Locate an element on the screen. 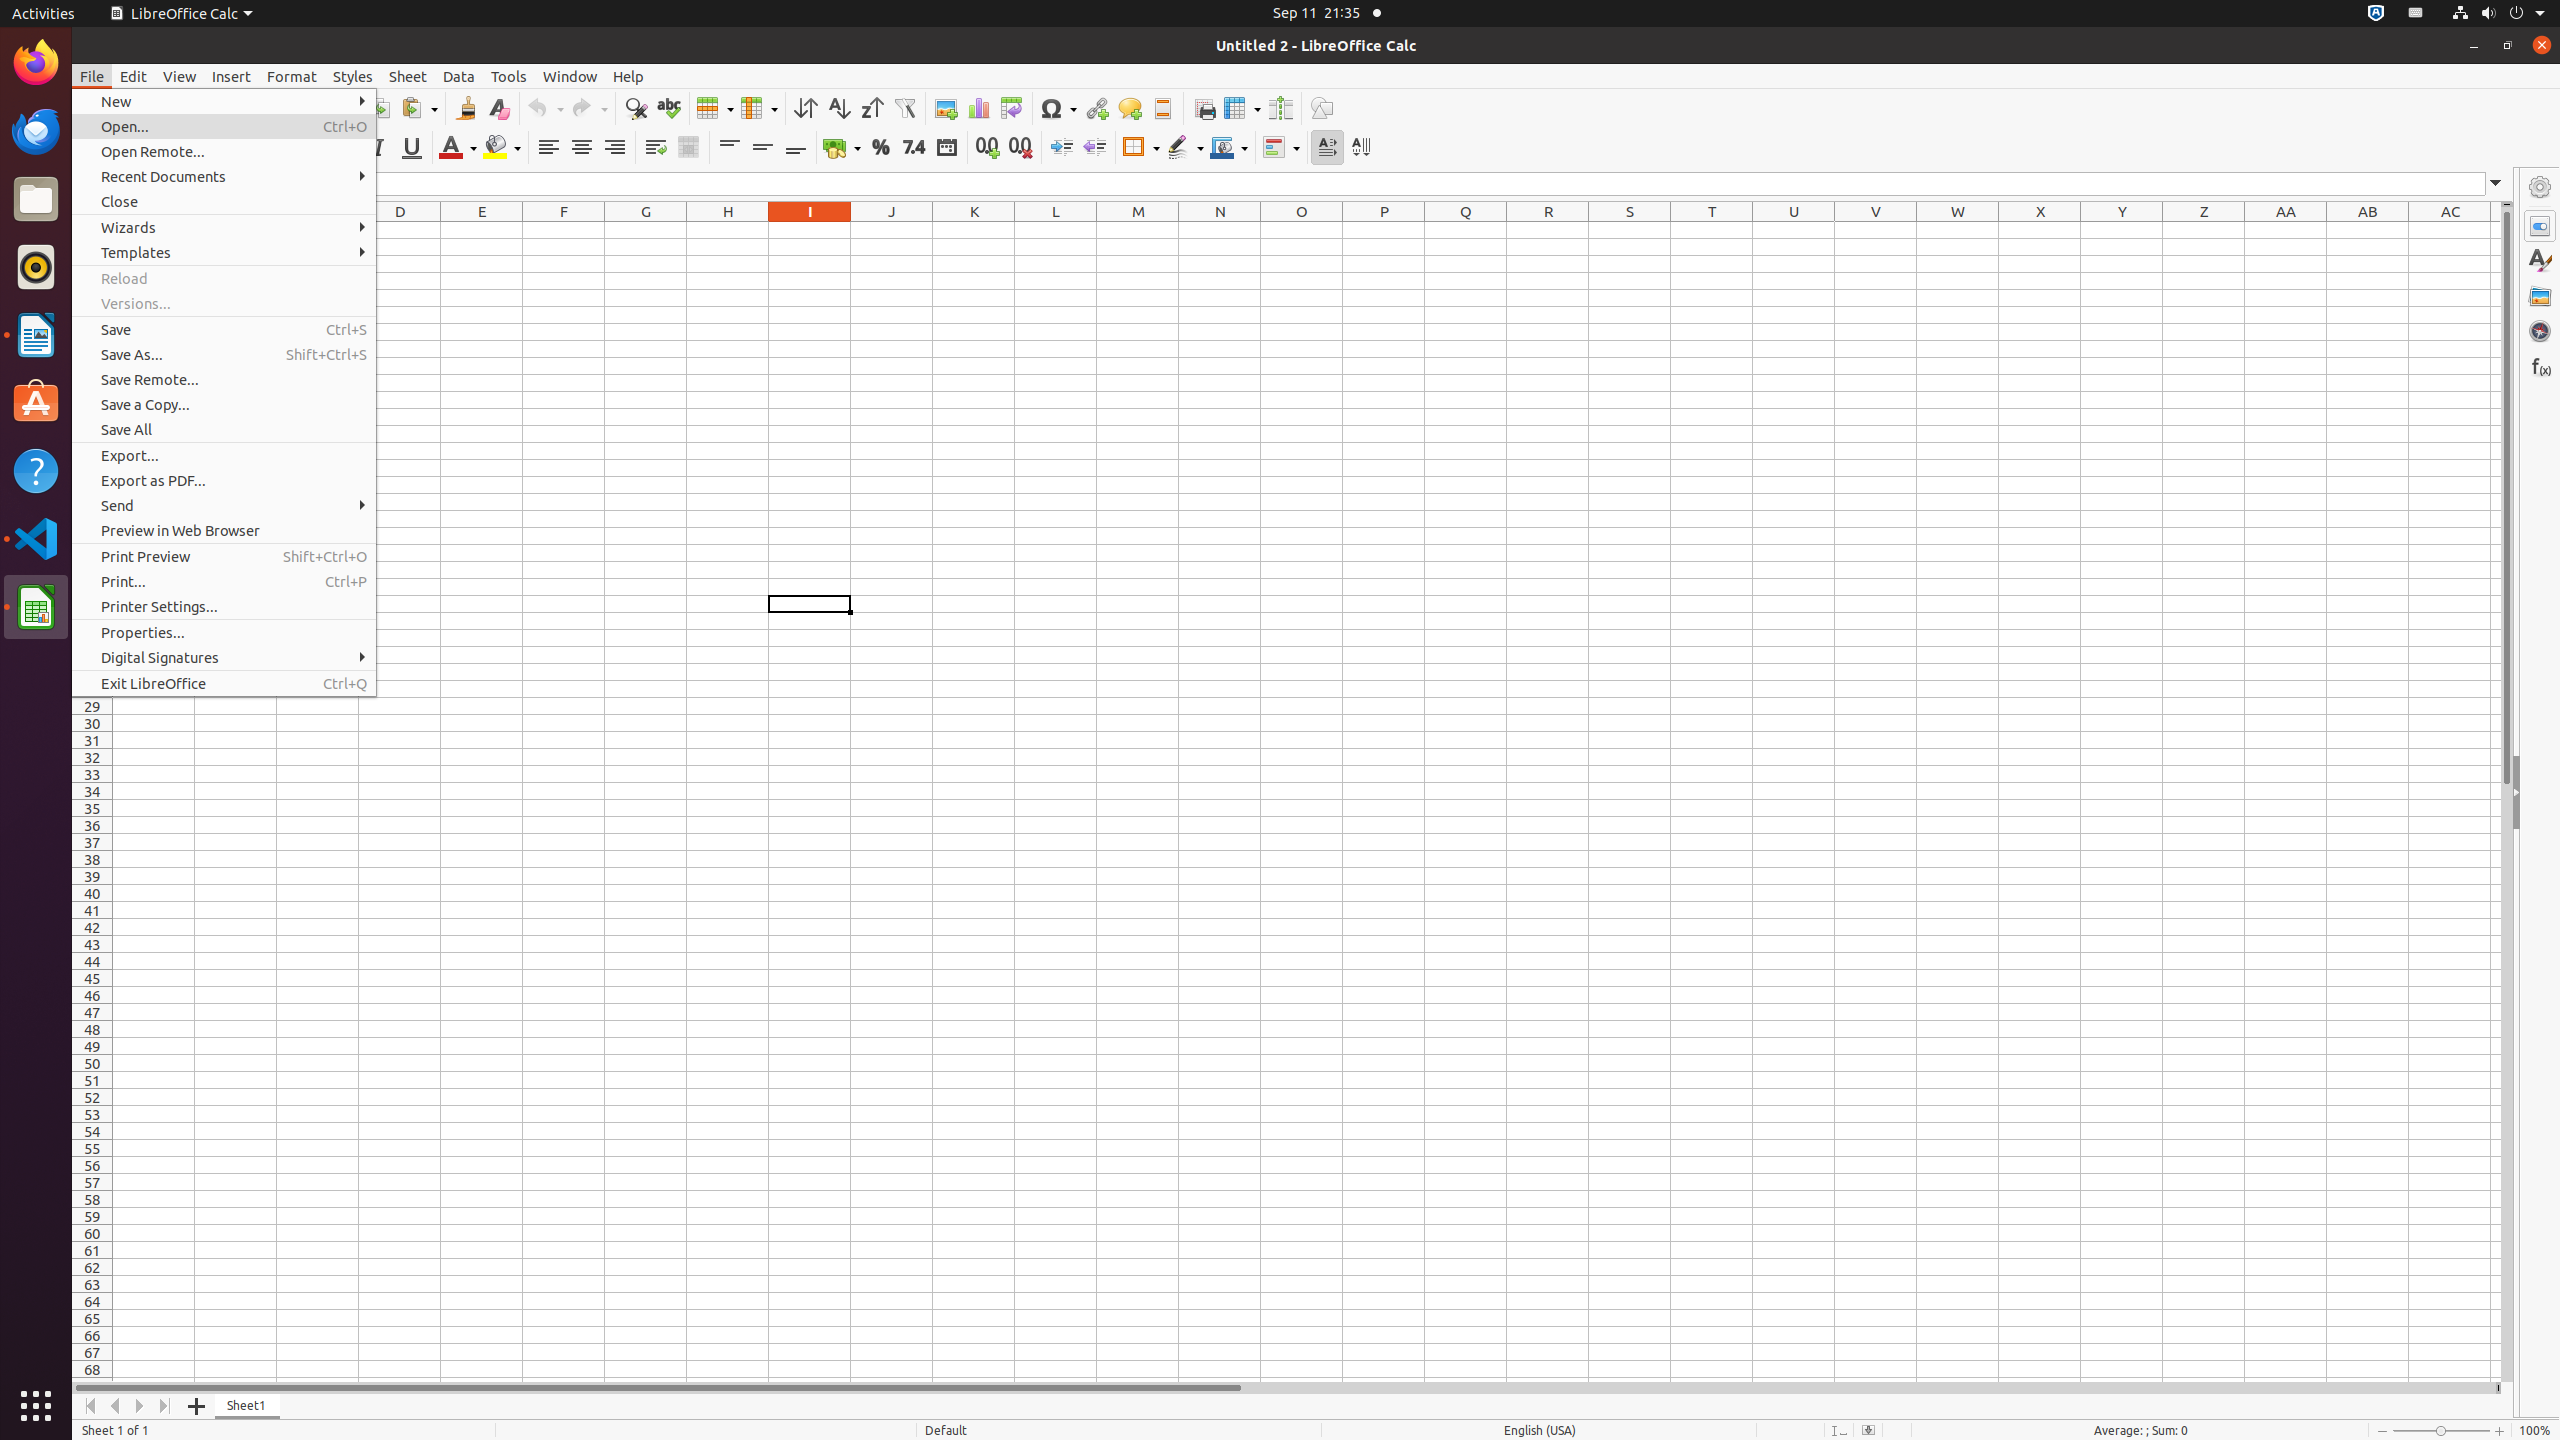 The height and width of the screenshot is (1440, 2560). 'Save All' is located at coordinates (224, 428).